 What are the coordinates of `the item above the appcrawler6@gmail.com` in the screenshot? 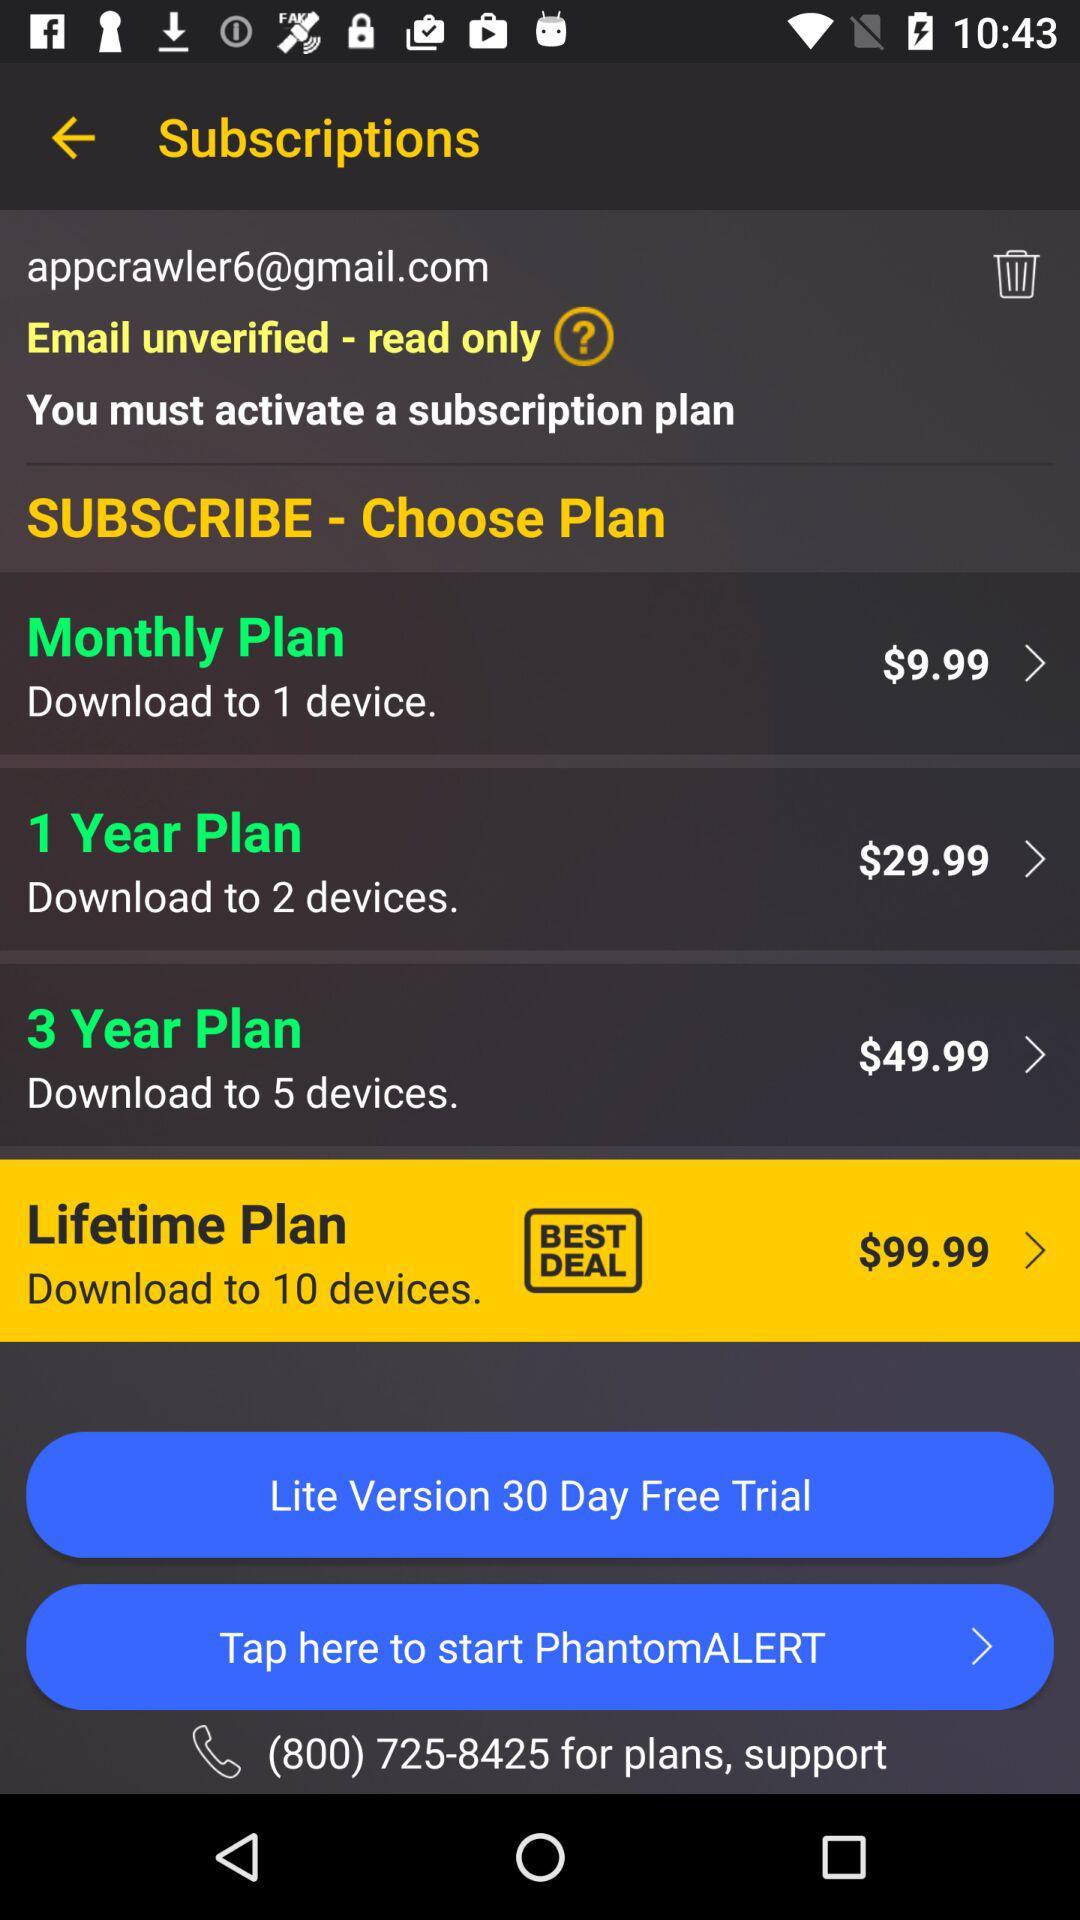 It's located at (72, 135).